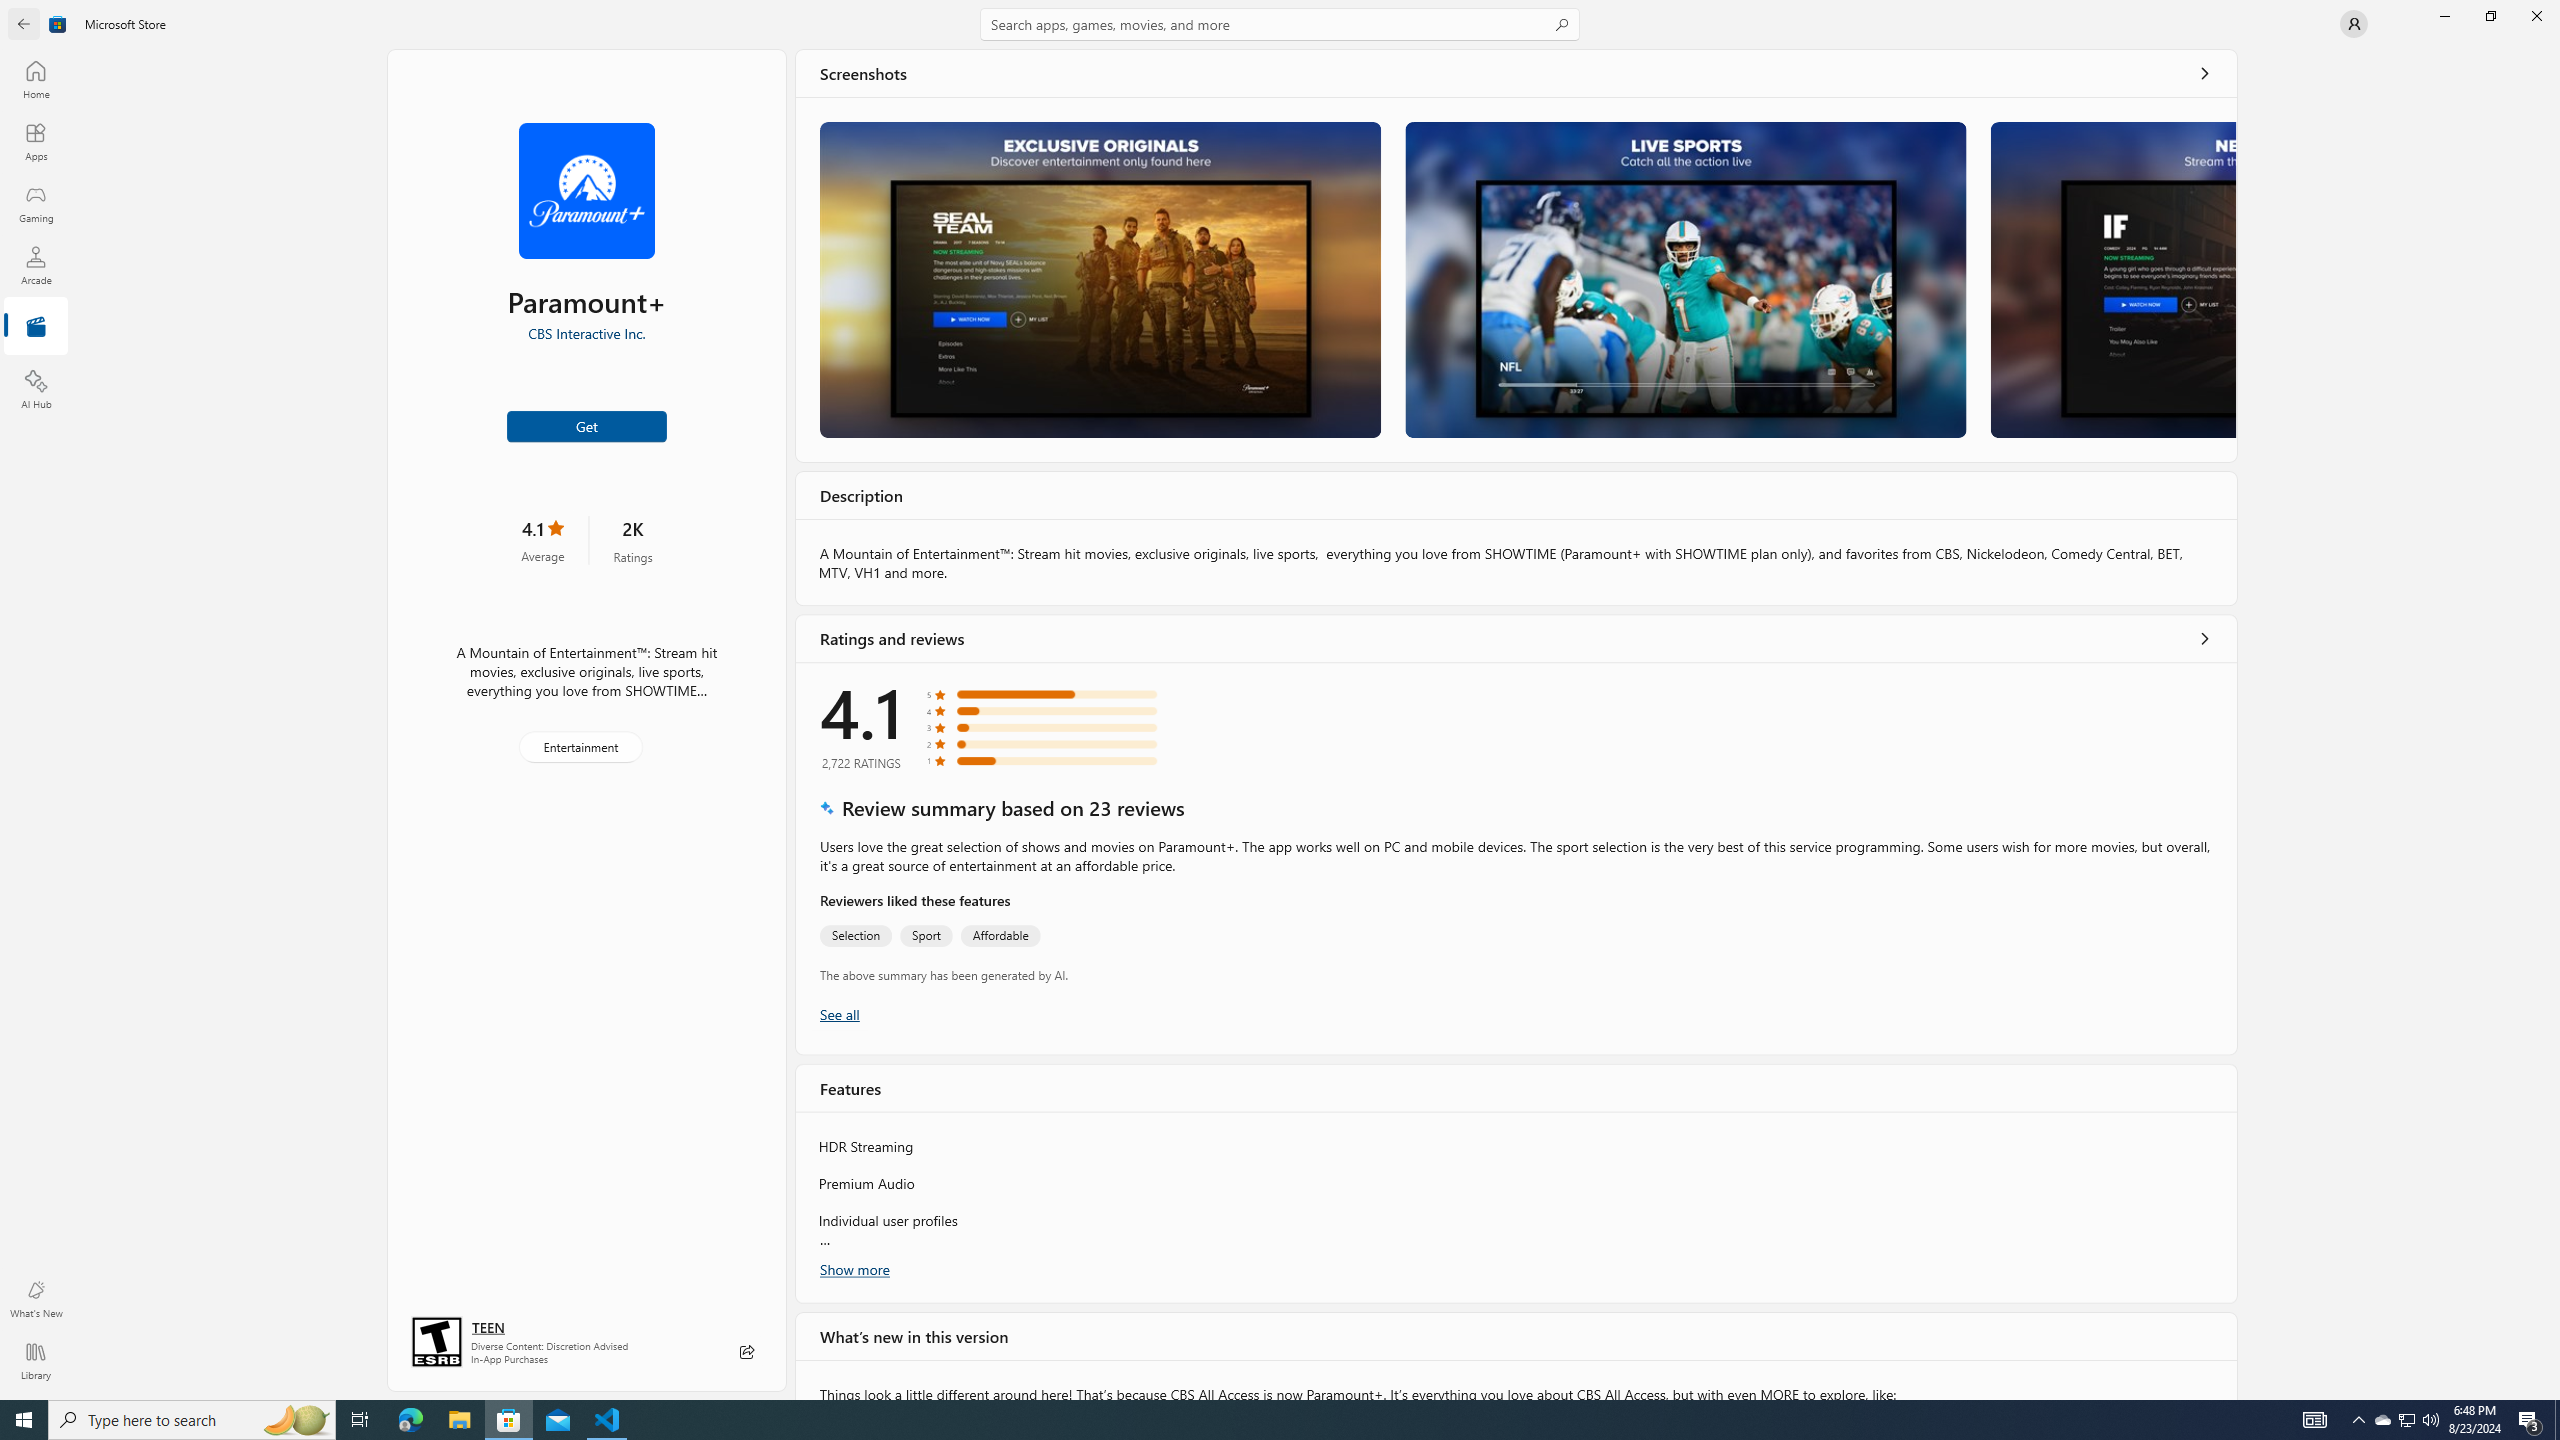 This screenshot has width=2560, height=1440. Describe the element at coordinates (34, 78) in the screenshot. I see `'Home'` at that location.